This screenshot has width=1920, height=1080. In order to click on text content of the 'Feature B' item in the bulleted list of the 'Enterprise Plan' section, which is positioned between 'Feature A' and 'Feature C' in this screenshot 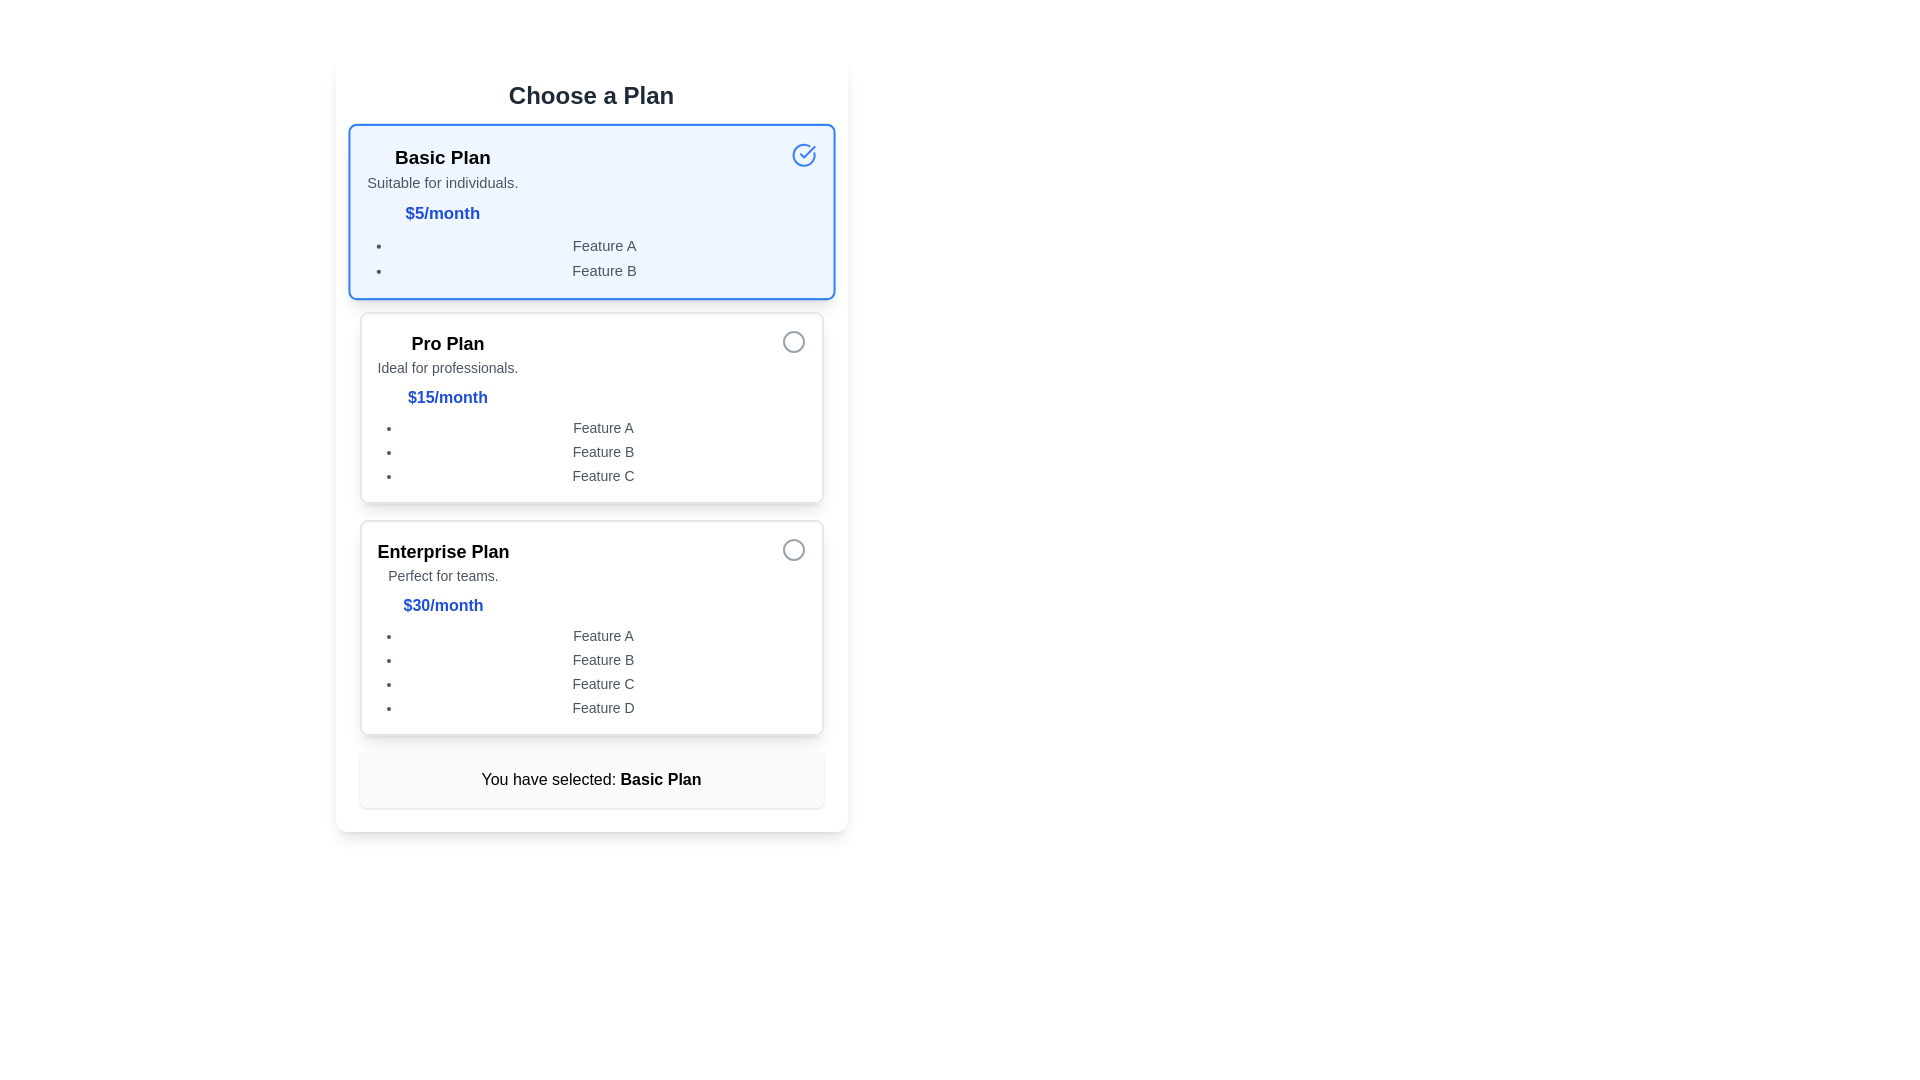, I will do `click(602, 659)`.